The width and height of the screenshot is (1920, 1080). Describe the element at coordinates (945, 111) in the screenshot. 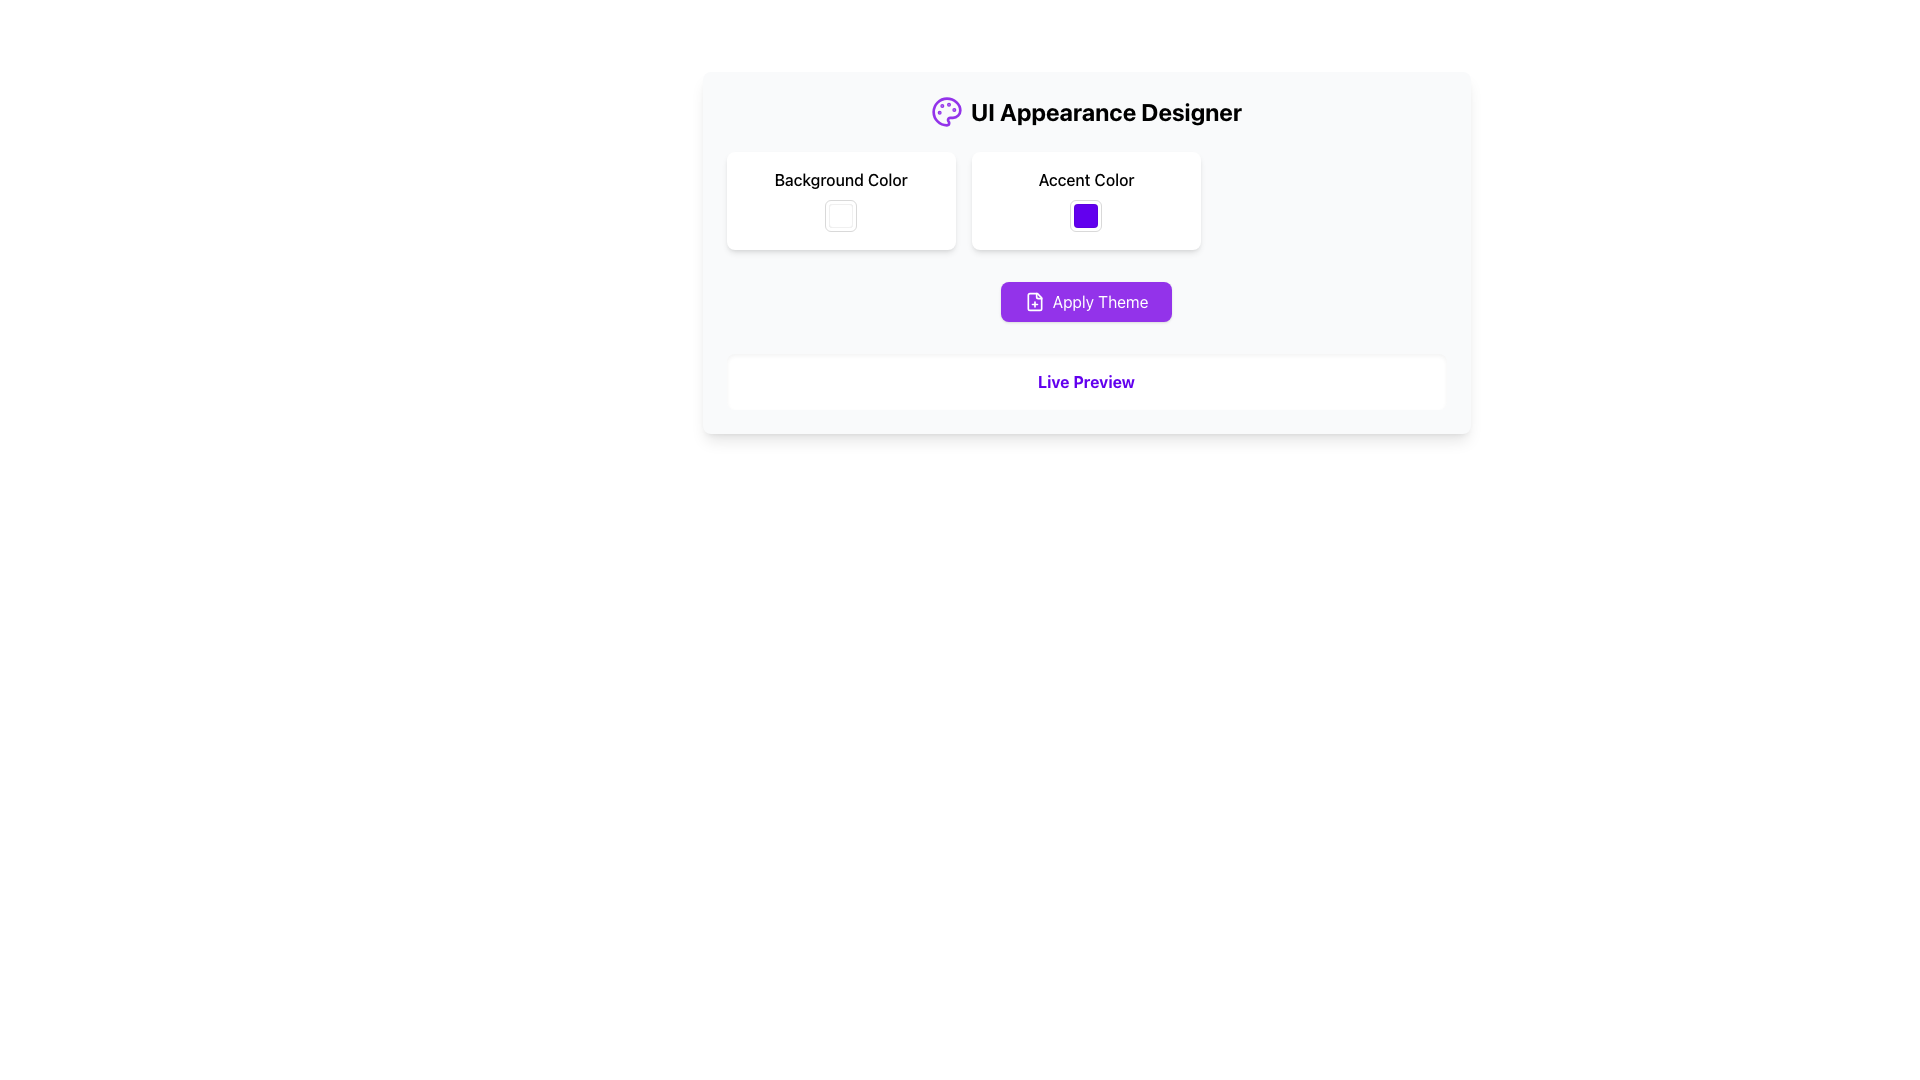

I see `the decorative icon representing the 'UI Appearance Designer' section, located to the immediate left of the text in the upper section of the webpage` at that location.